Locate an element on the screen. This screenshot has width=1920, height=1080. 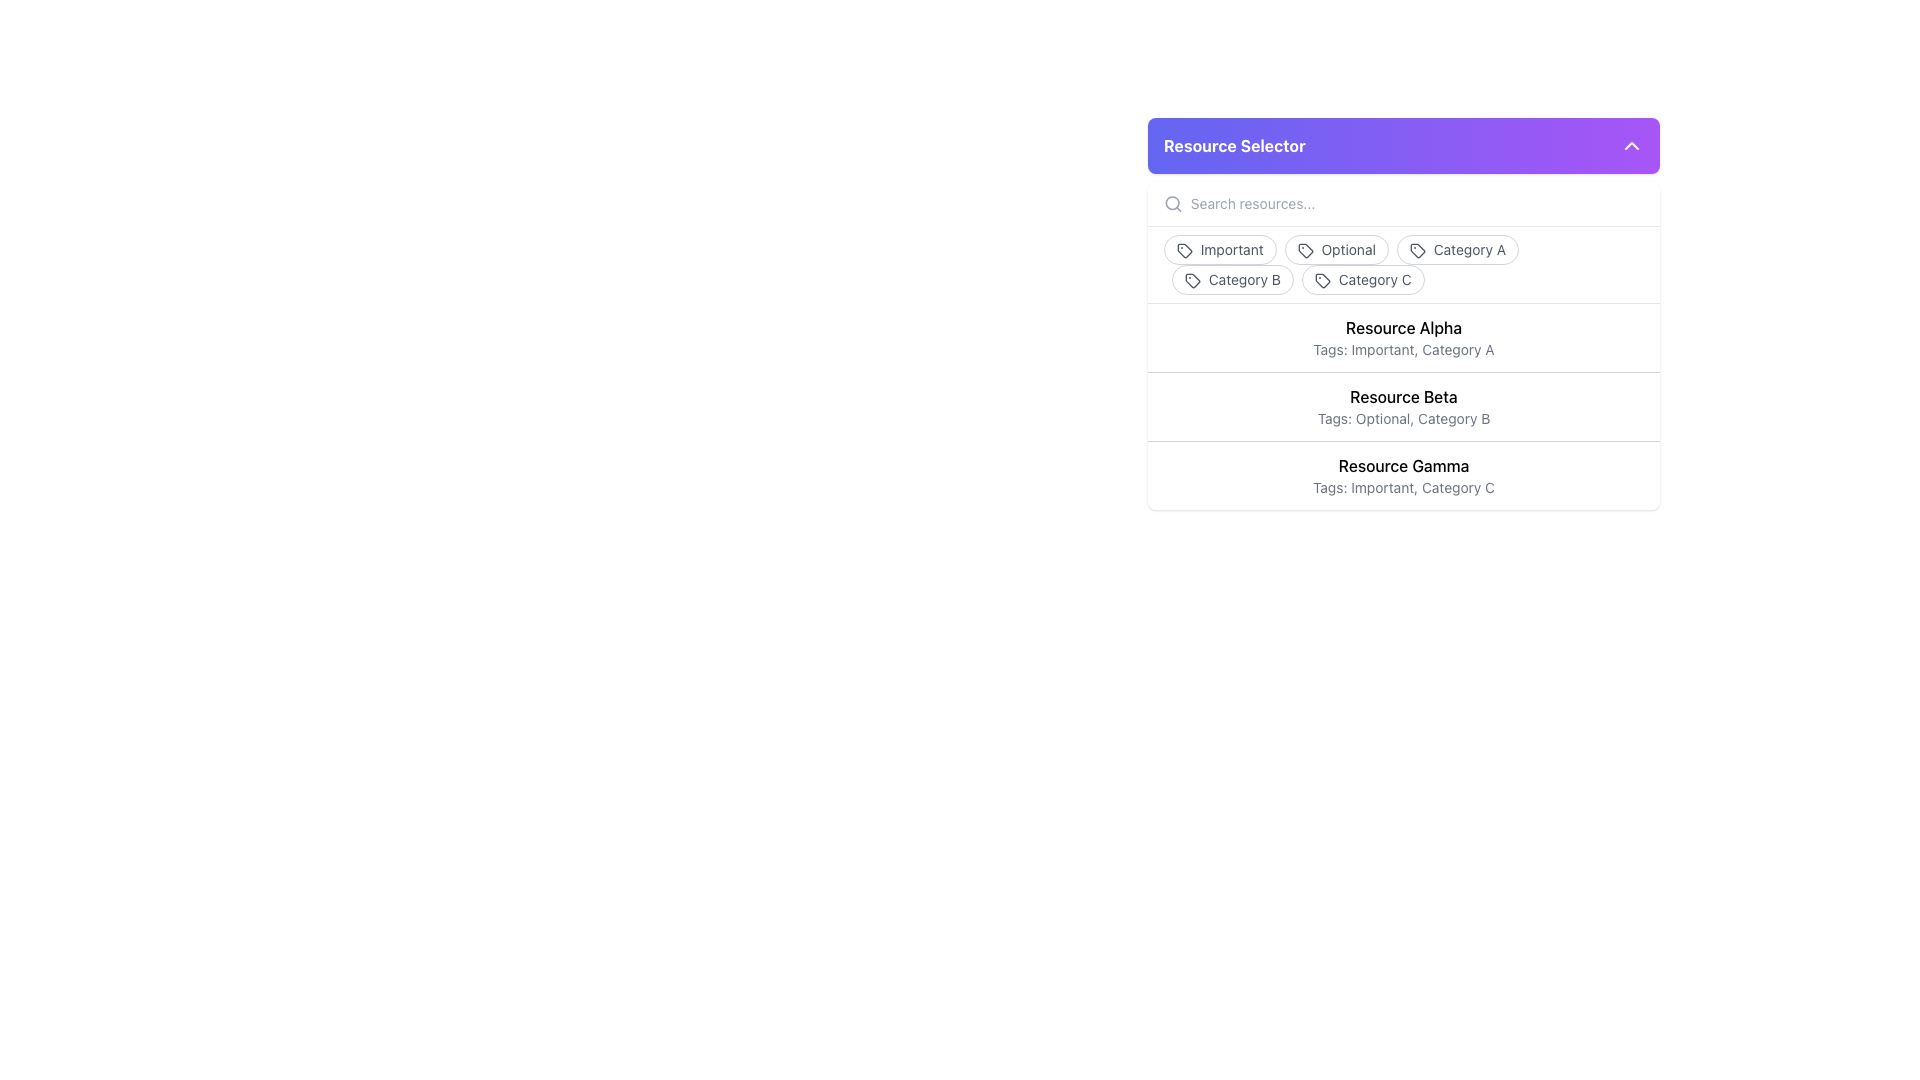
the text label reading 'Tags: Important, Category C', which is displayed in gray within the card module labeled 'Resource Gamma' is located at coordinates (1402, 488).